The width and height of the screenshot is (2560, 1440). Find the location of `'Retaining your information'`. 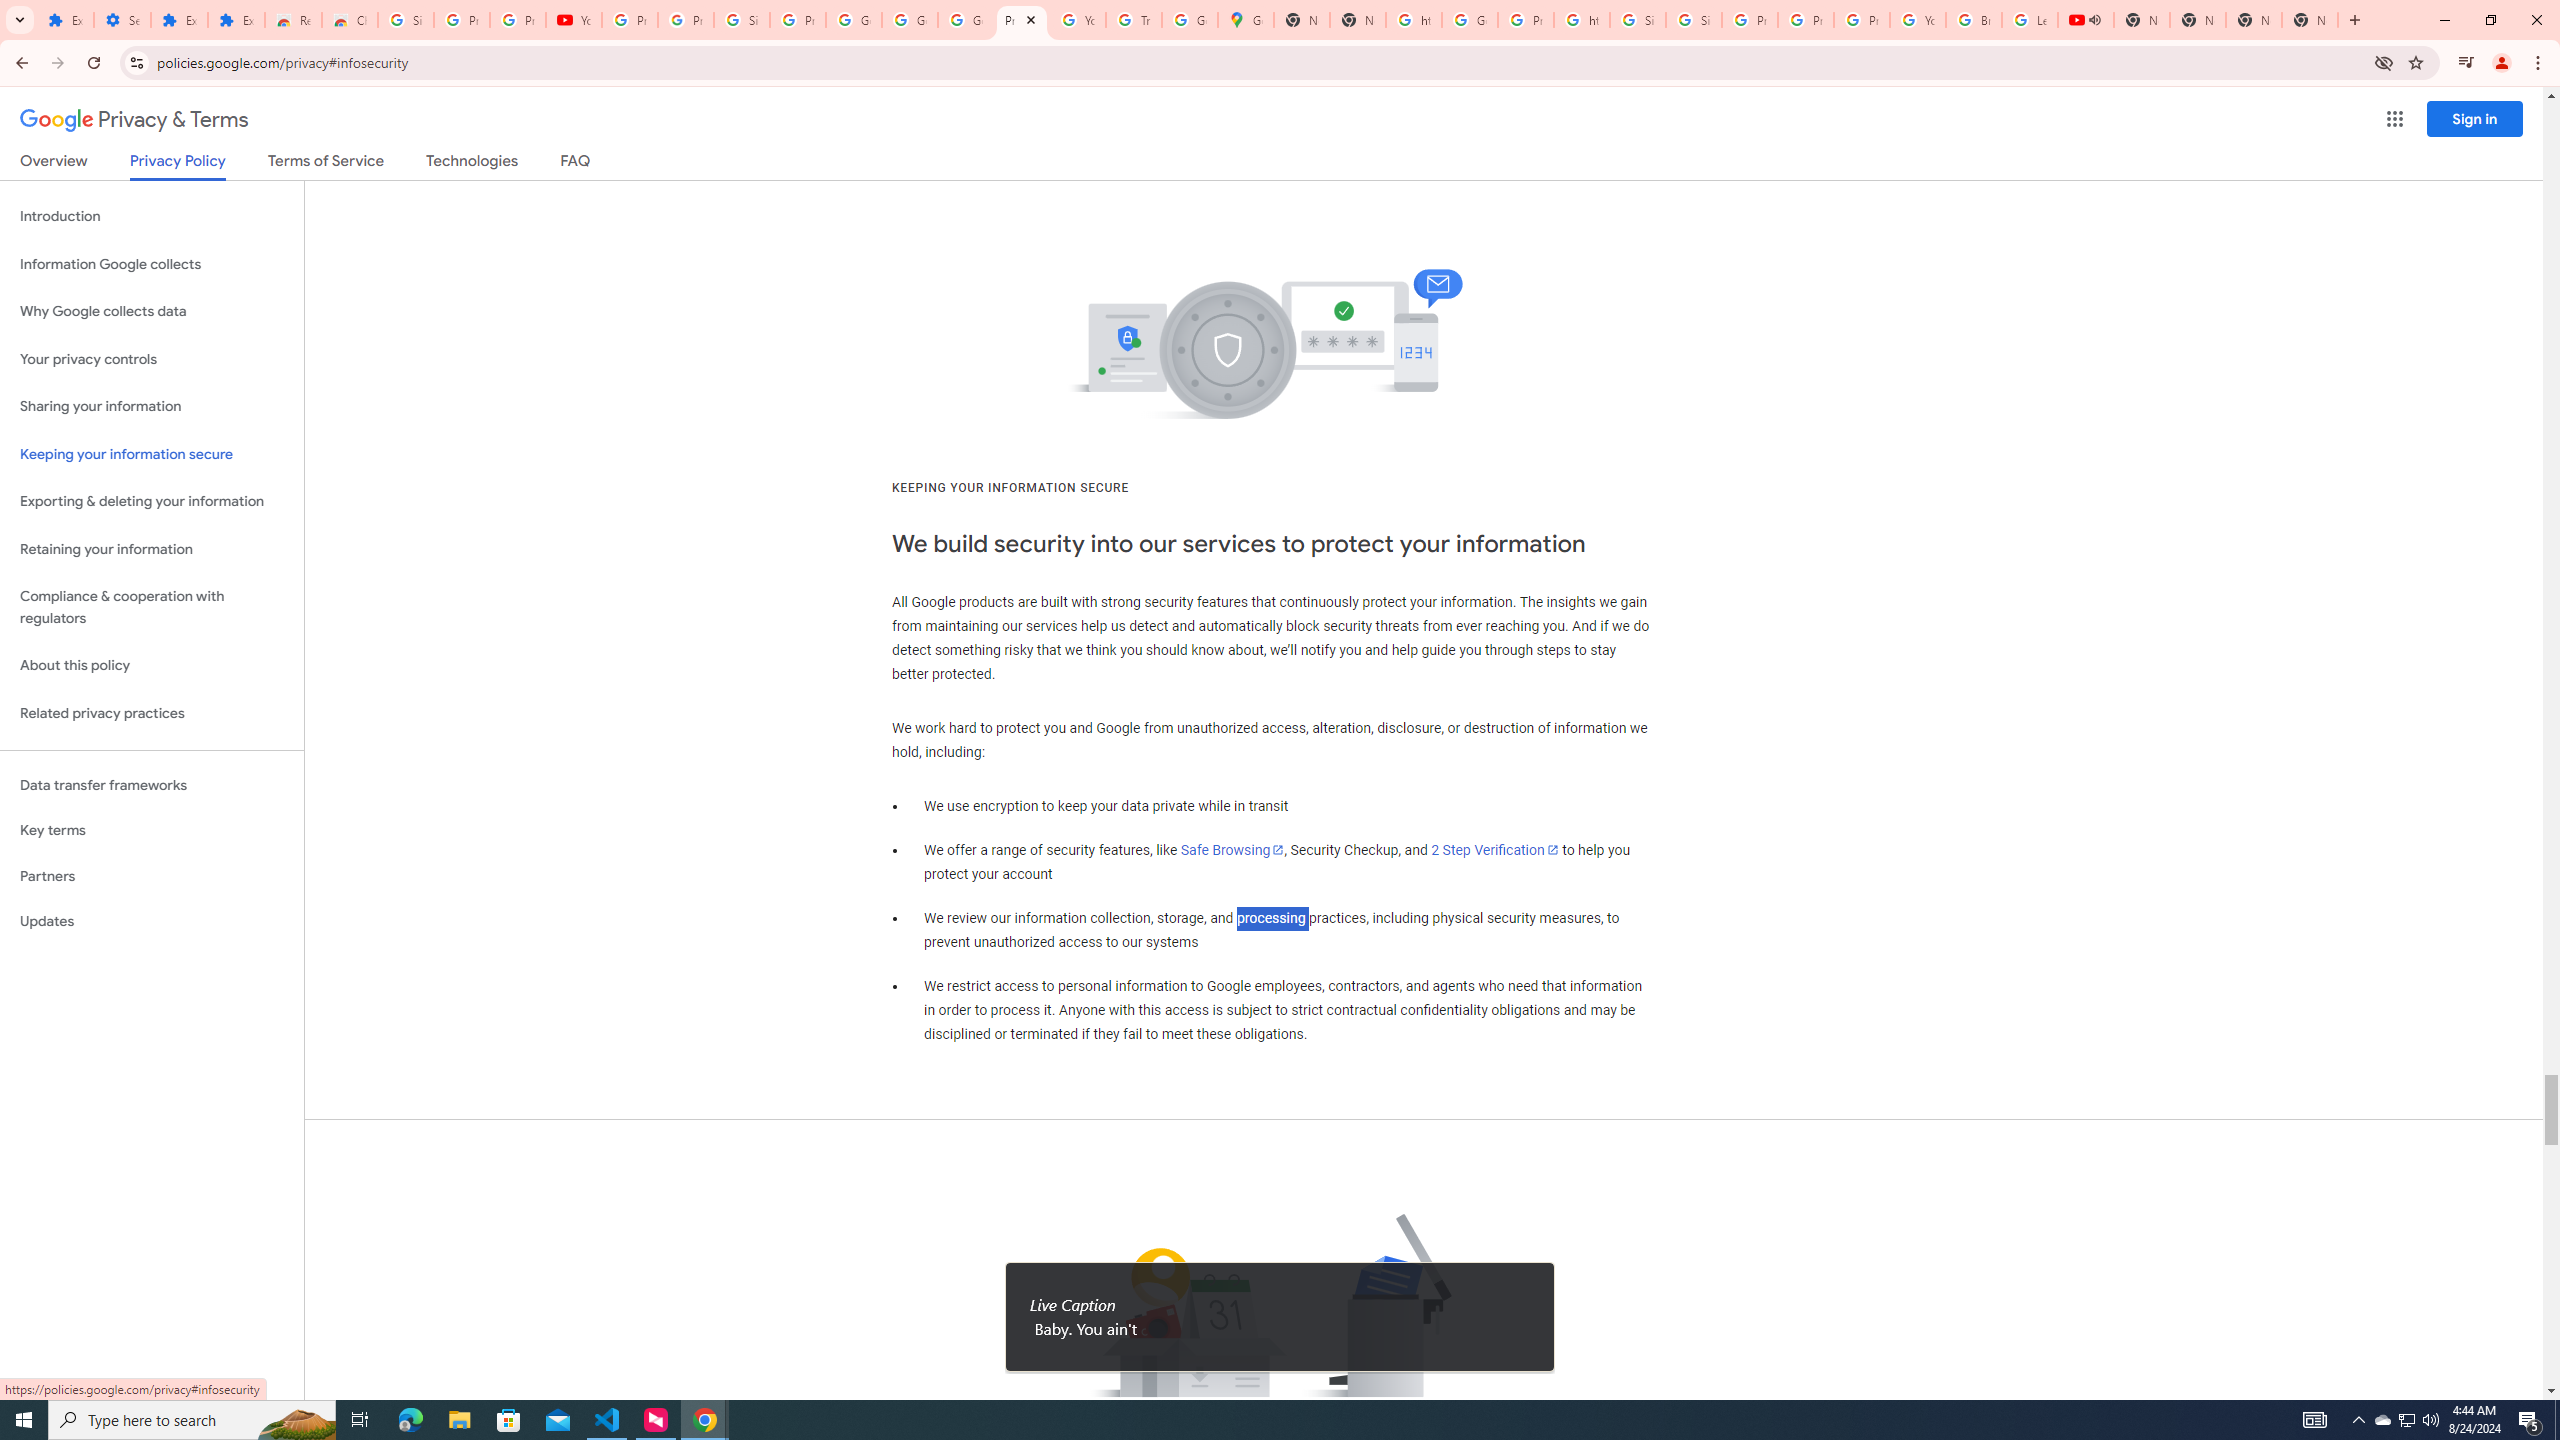

'Retaining your information' is located at coordinates (151, 549).